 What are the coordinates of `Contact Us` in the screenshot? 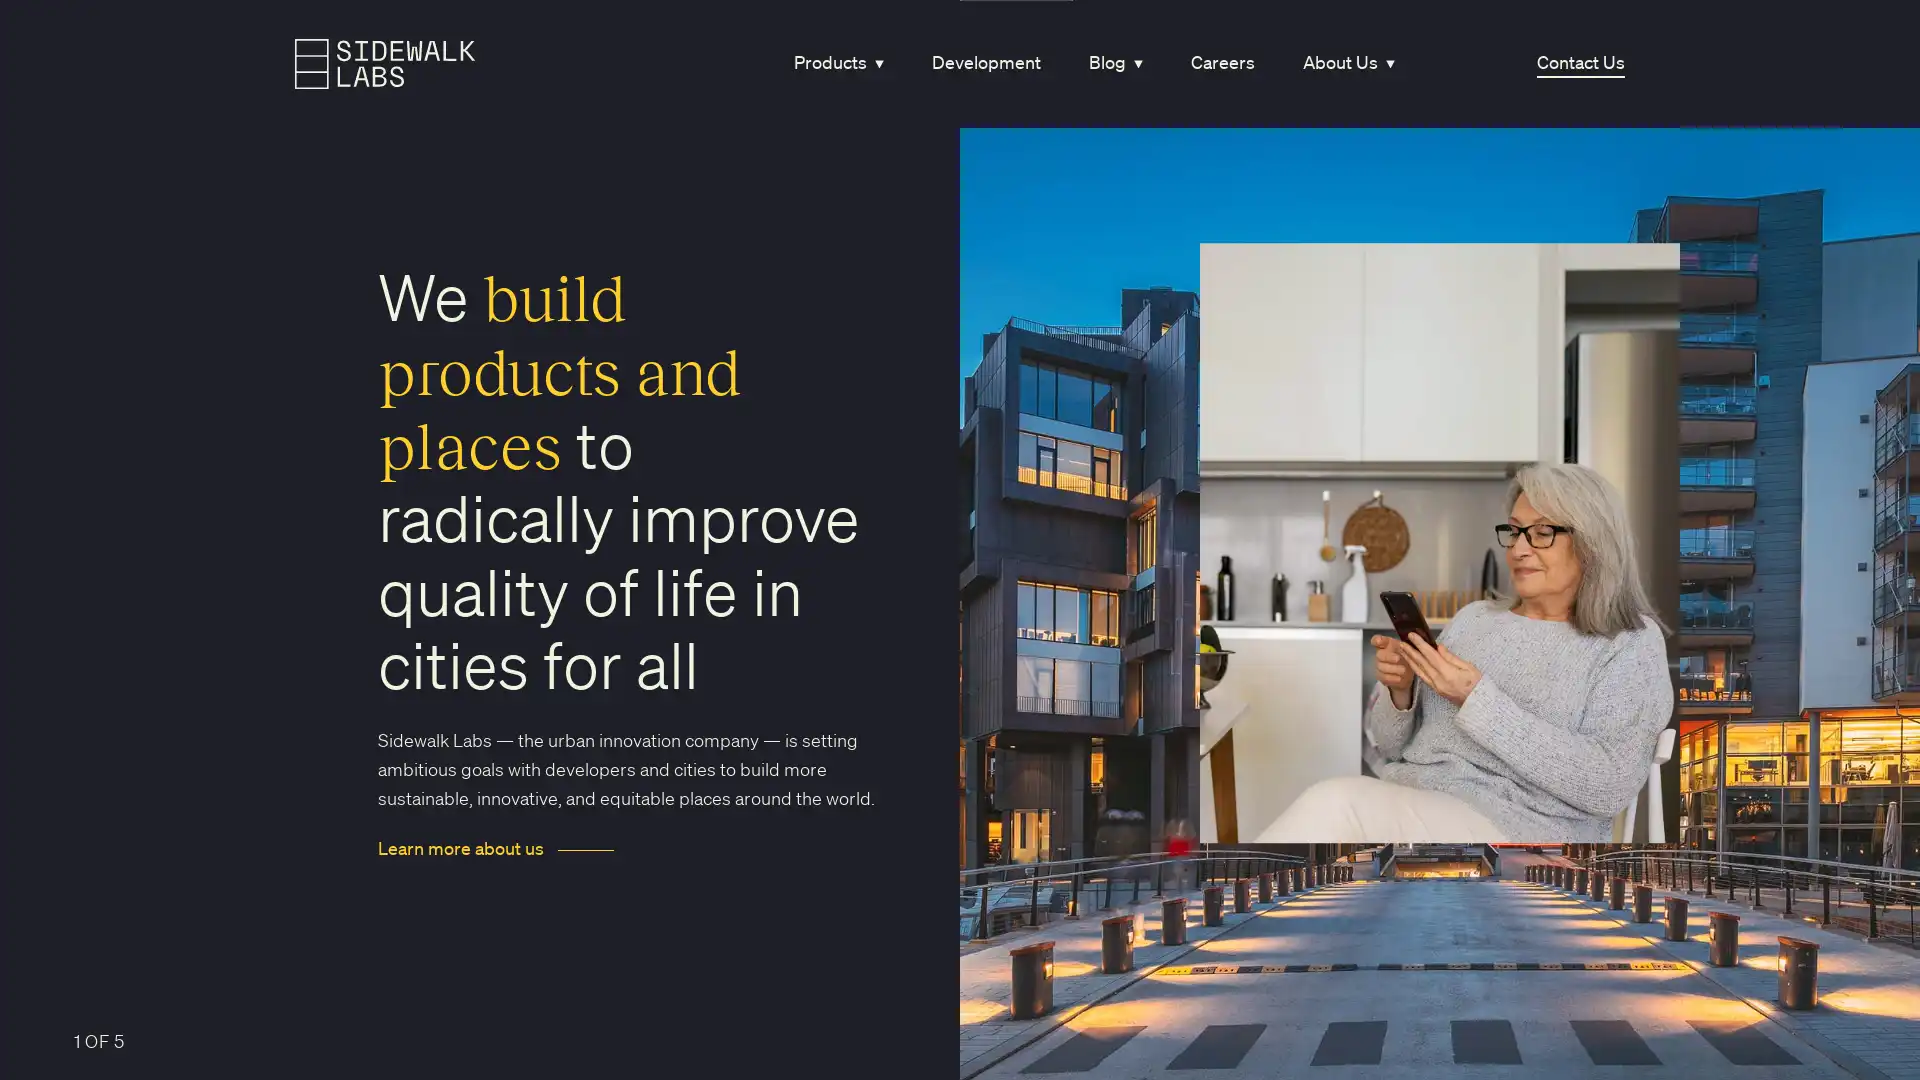 It's located at (1578, 62).